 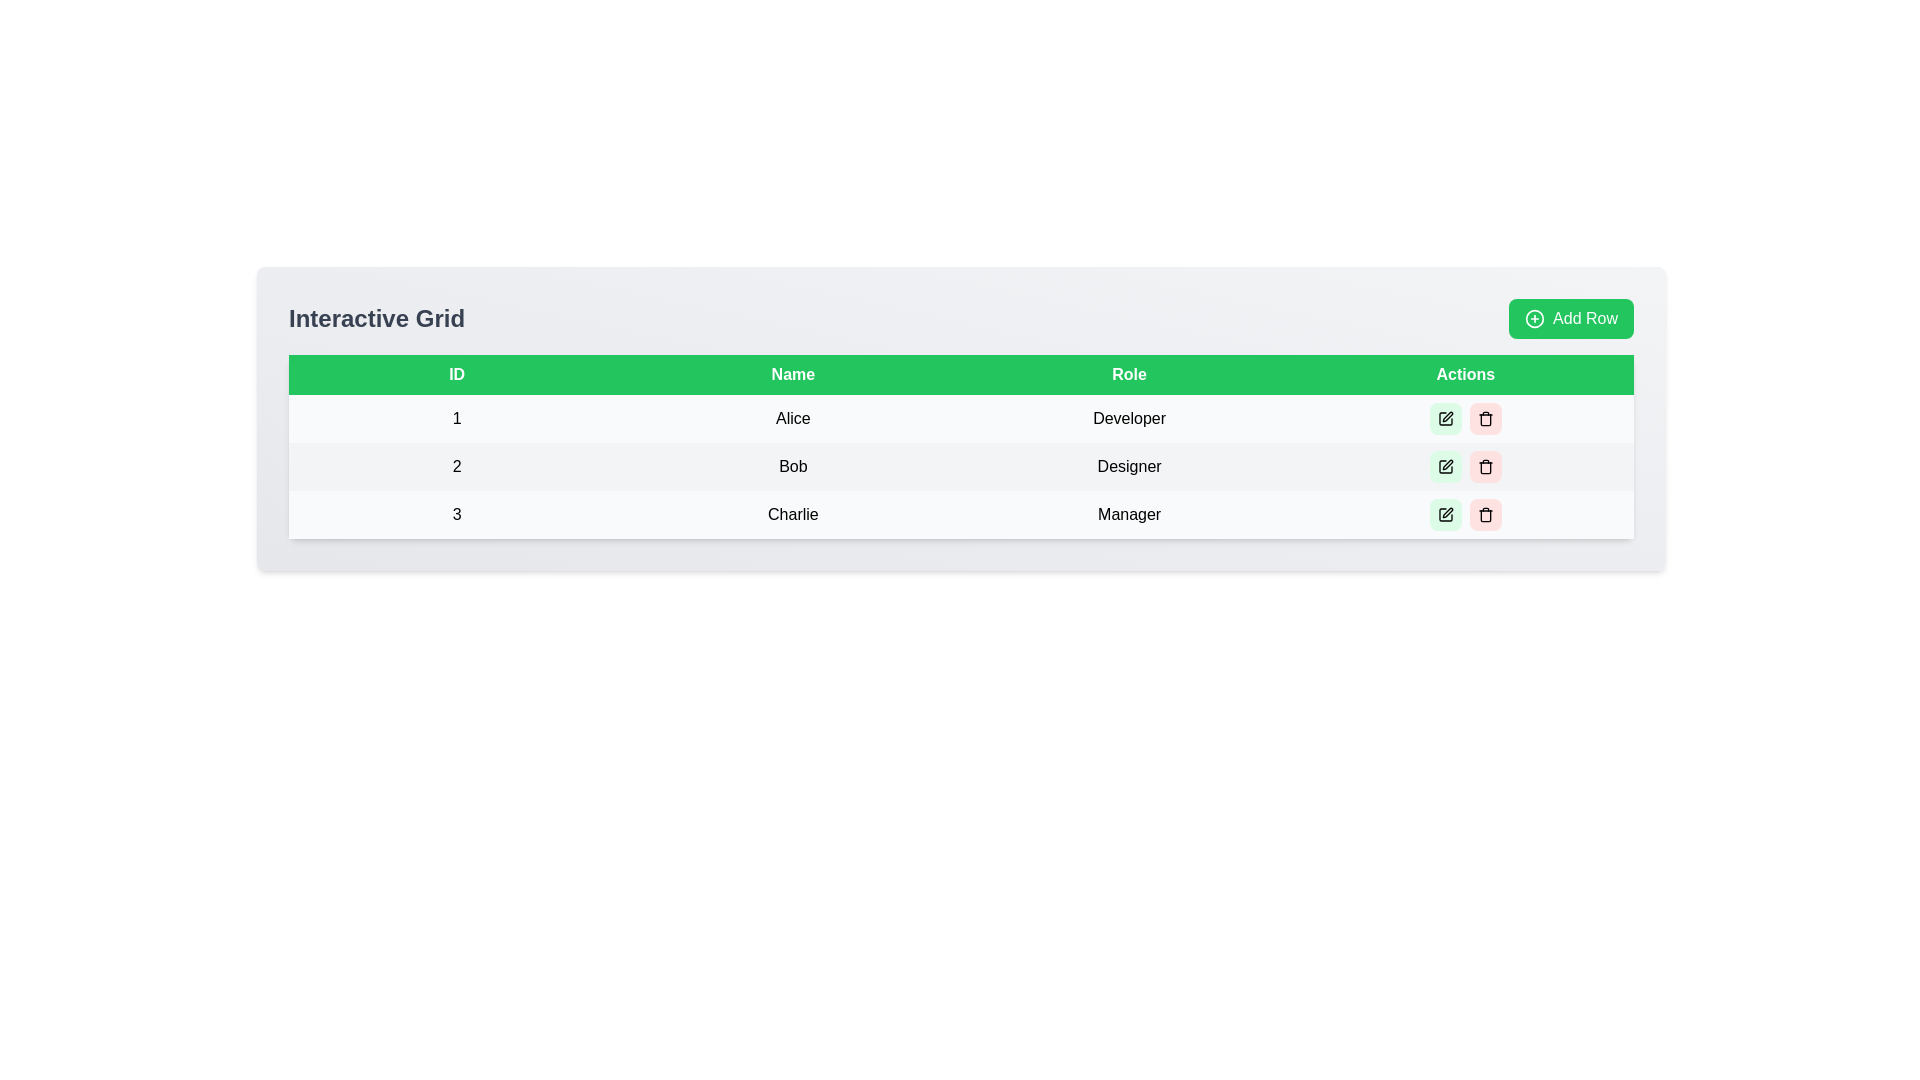 What do you see at coordinates (792, 418) in the screenshot?
I see `the table cell displaying the text 'Alice' located in the middle column of the first data row under the 'Name' column` at bounding box center [792, 418].